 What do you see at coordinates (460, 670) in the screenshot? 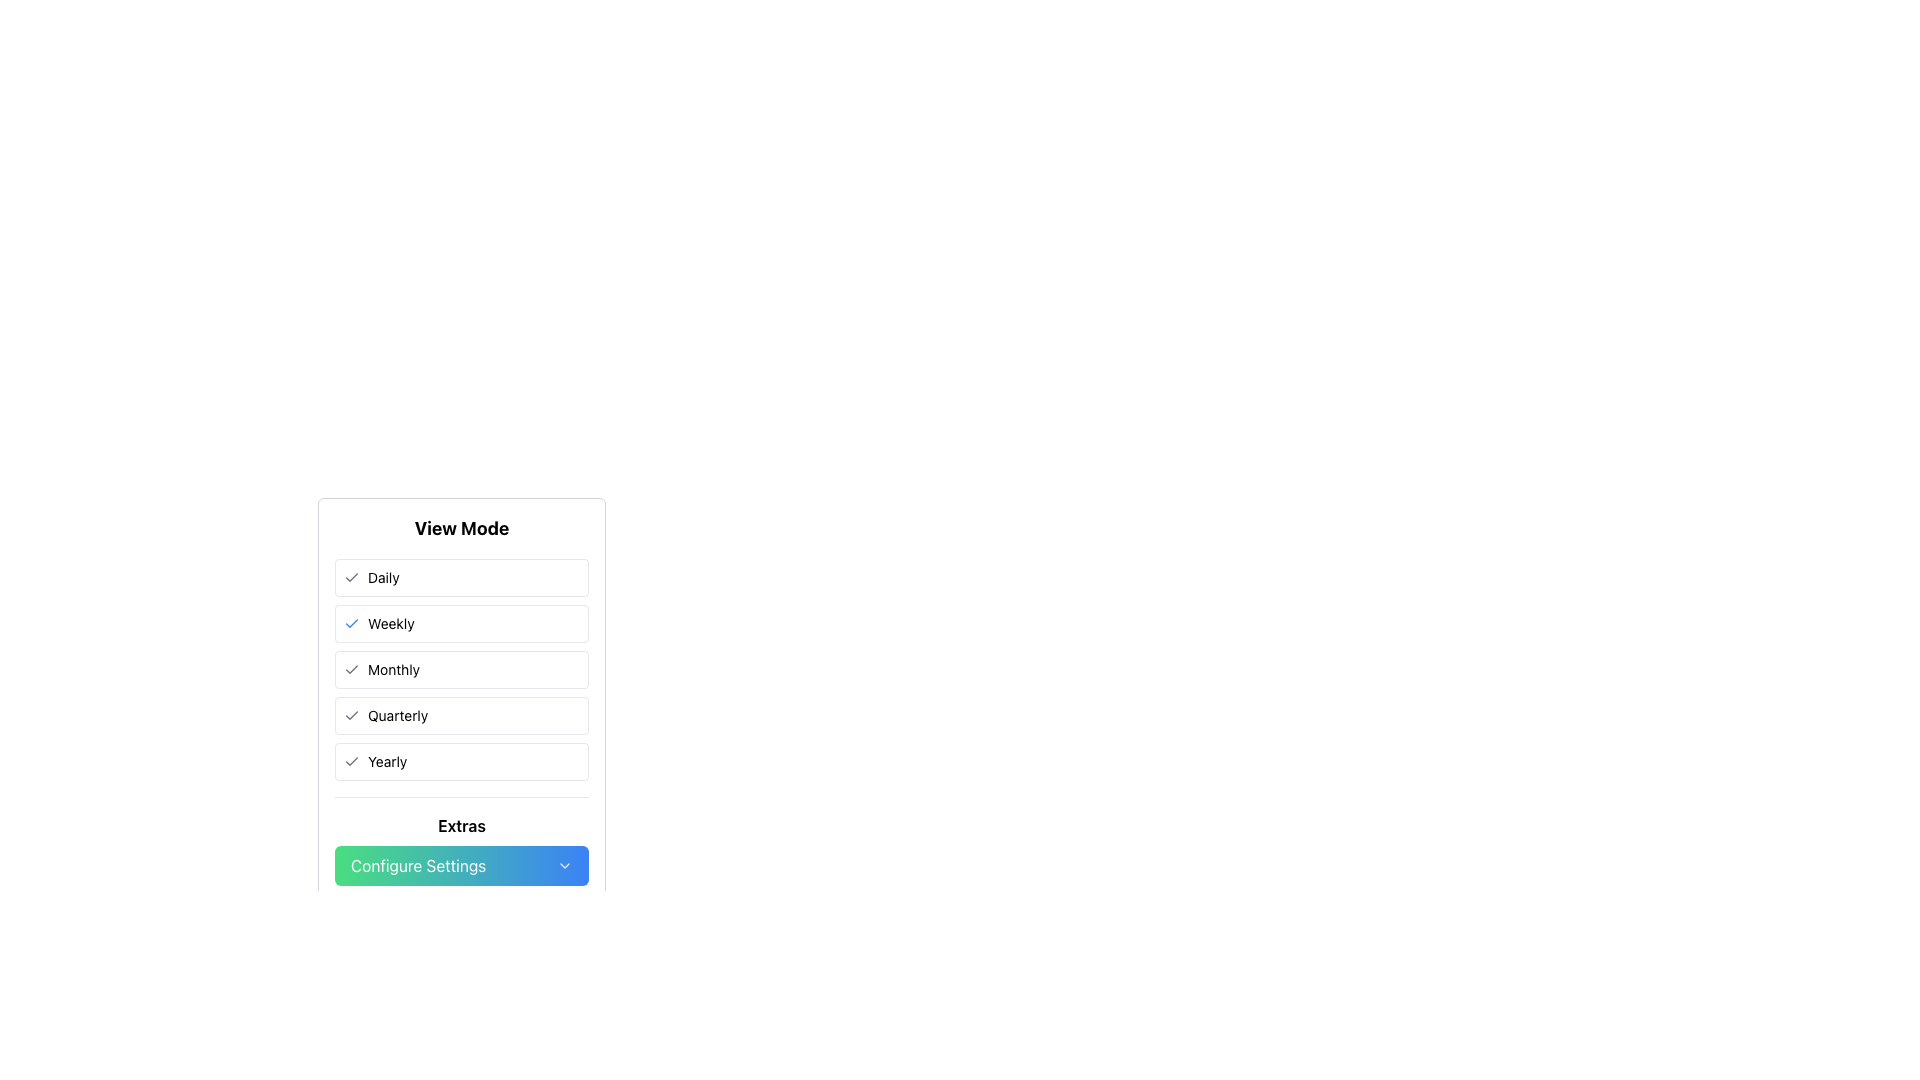
I see `the 'Monthly' button located in the 'View Mode' list` at bounding box center [460, 670].